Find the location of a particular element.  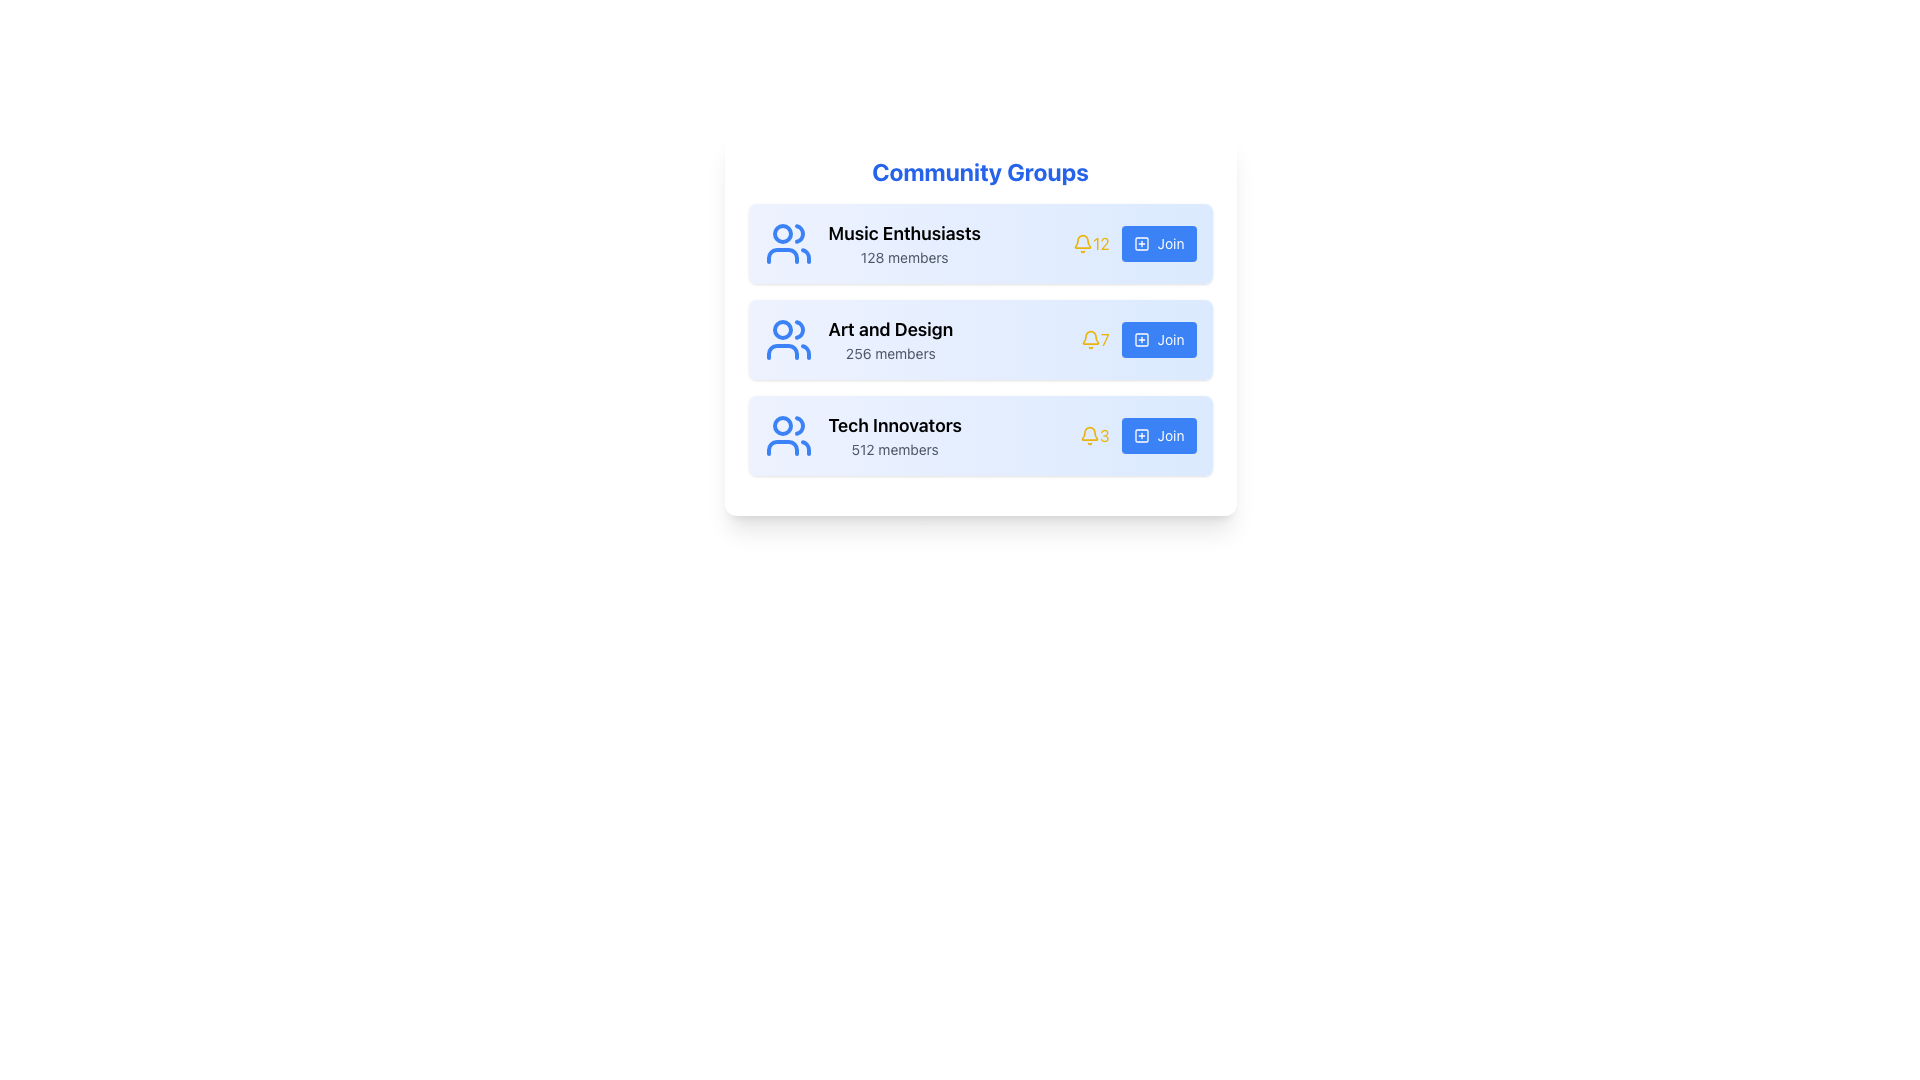

the icon located in the third blue 'Join' button on the right side of the 'Tech Innovators' row, which serves as a symbolic indicator for adding or joining is located at coordinates (1141, 434).